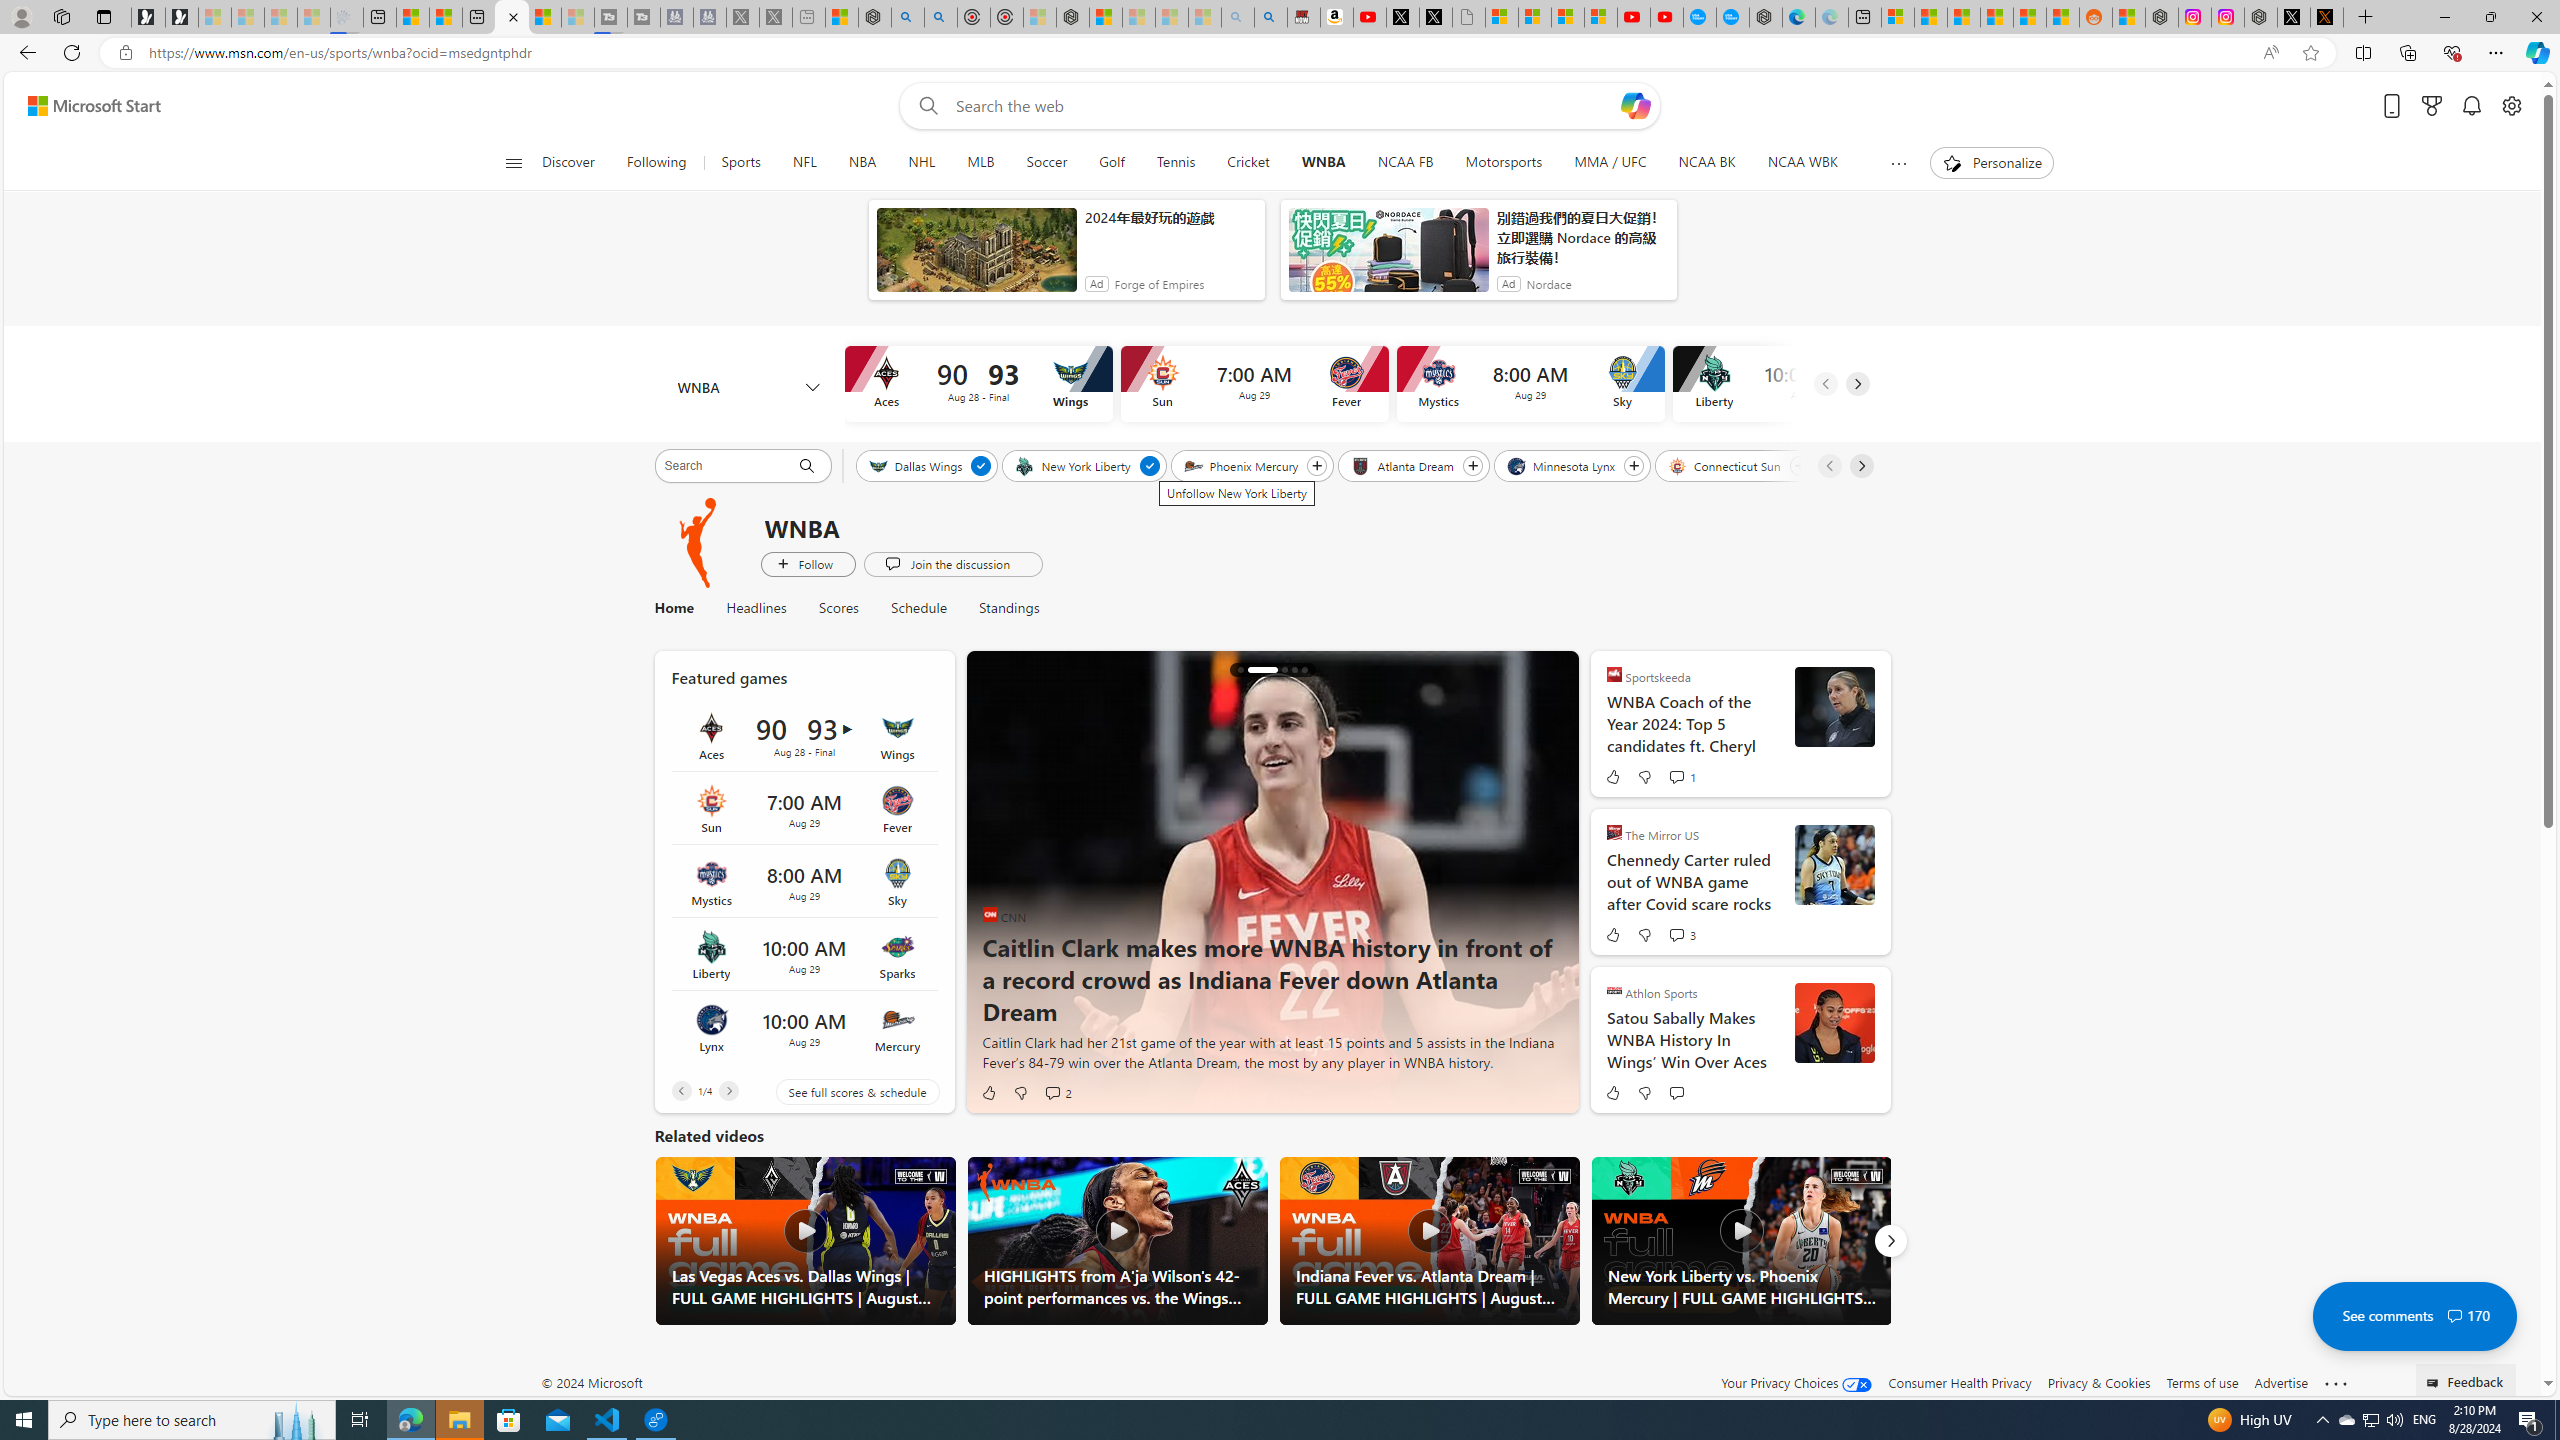 The height and width of the screenshot is (1440, 2560). I want to click on 'Shanghai, China hourly forecast | Microsoft Weather', so click(1962, 16).